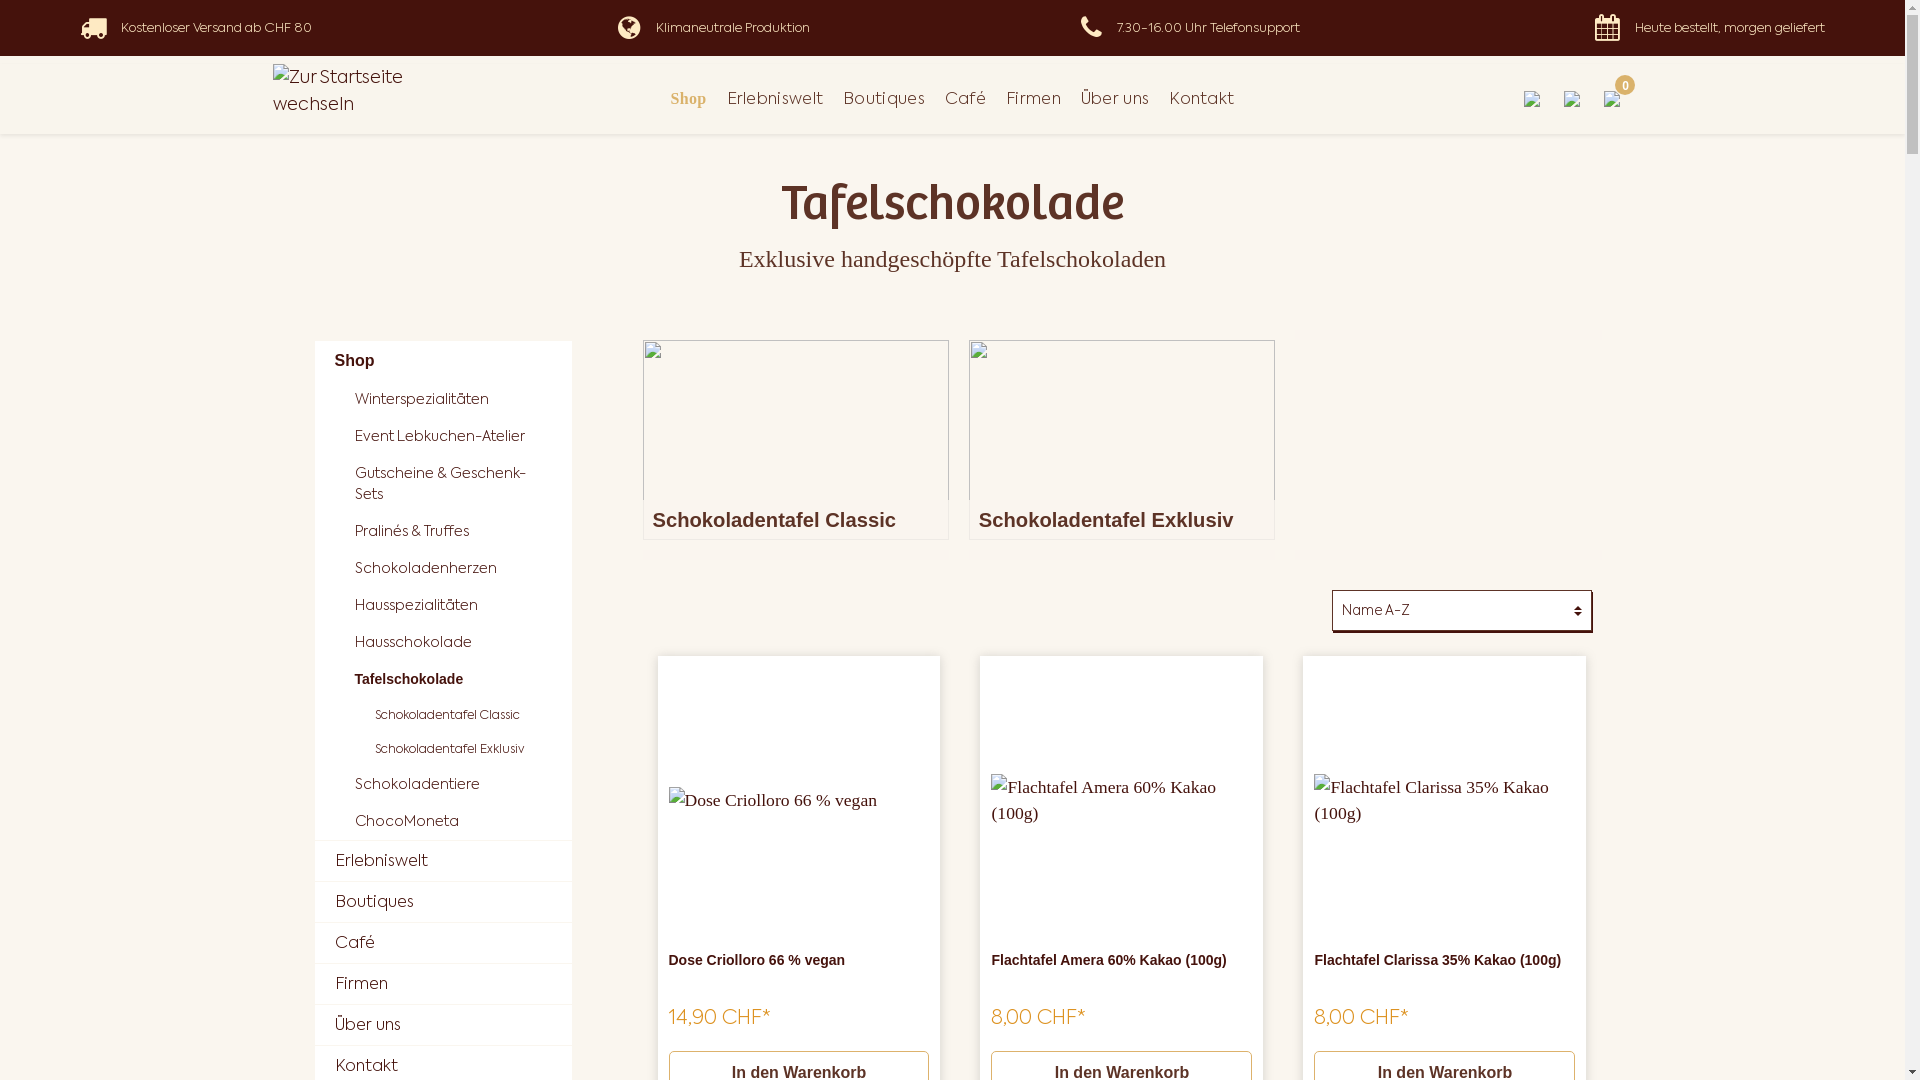 The image size is (1920, 1080). I want to click on 'Schokoladenherzen', so click(451, 568).